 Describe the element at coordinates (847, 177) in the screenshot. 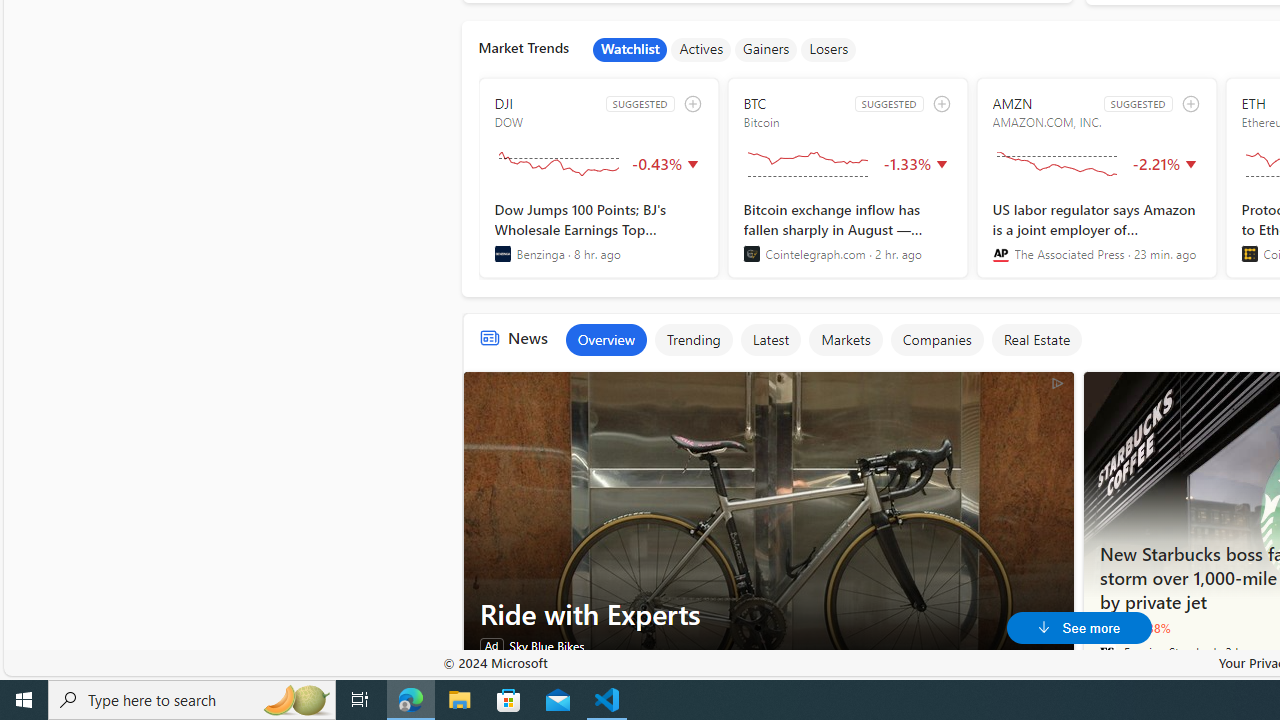

I see `'BTC SUGGESTED Bitcoin'` at that location.